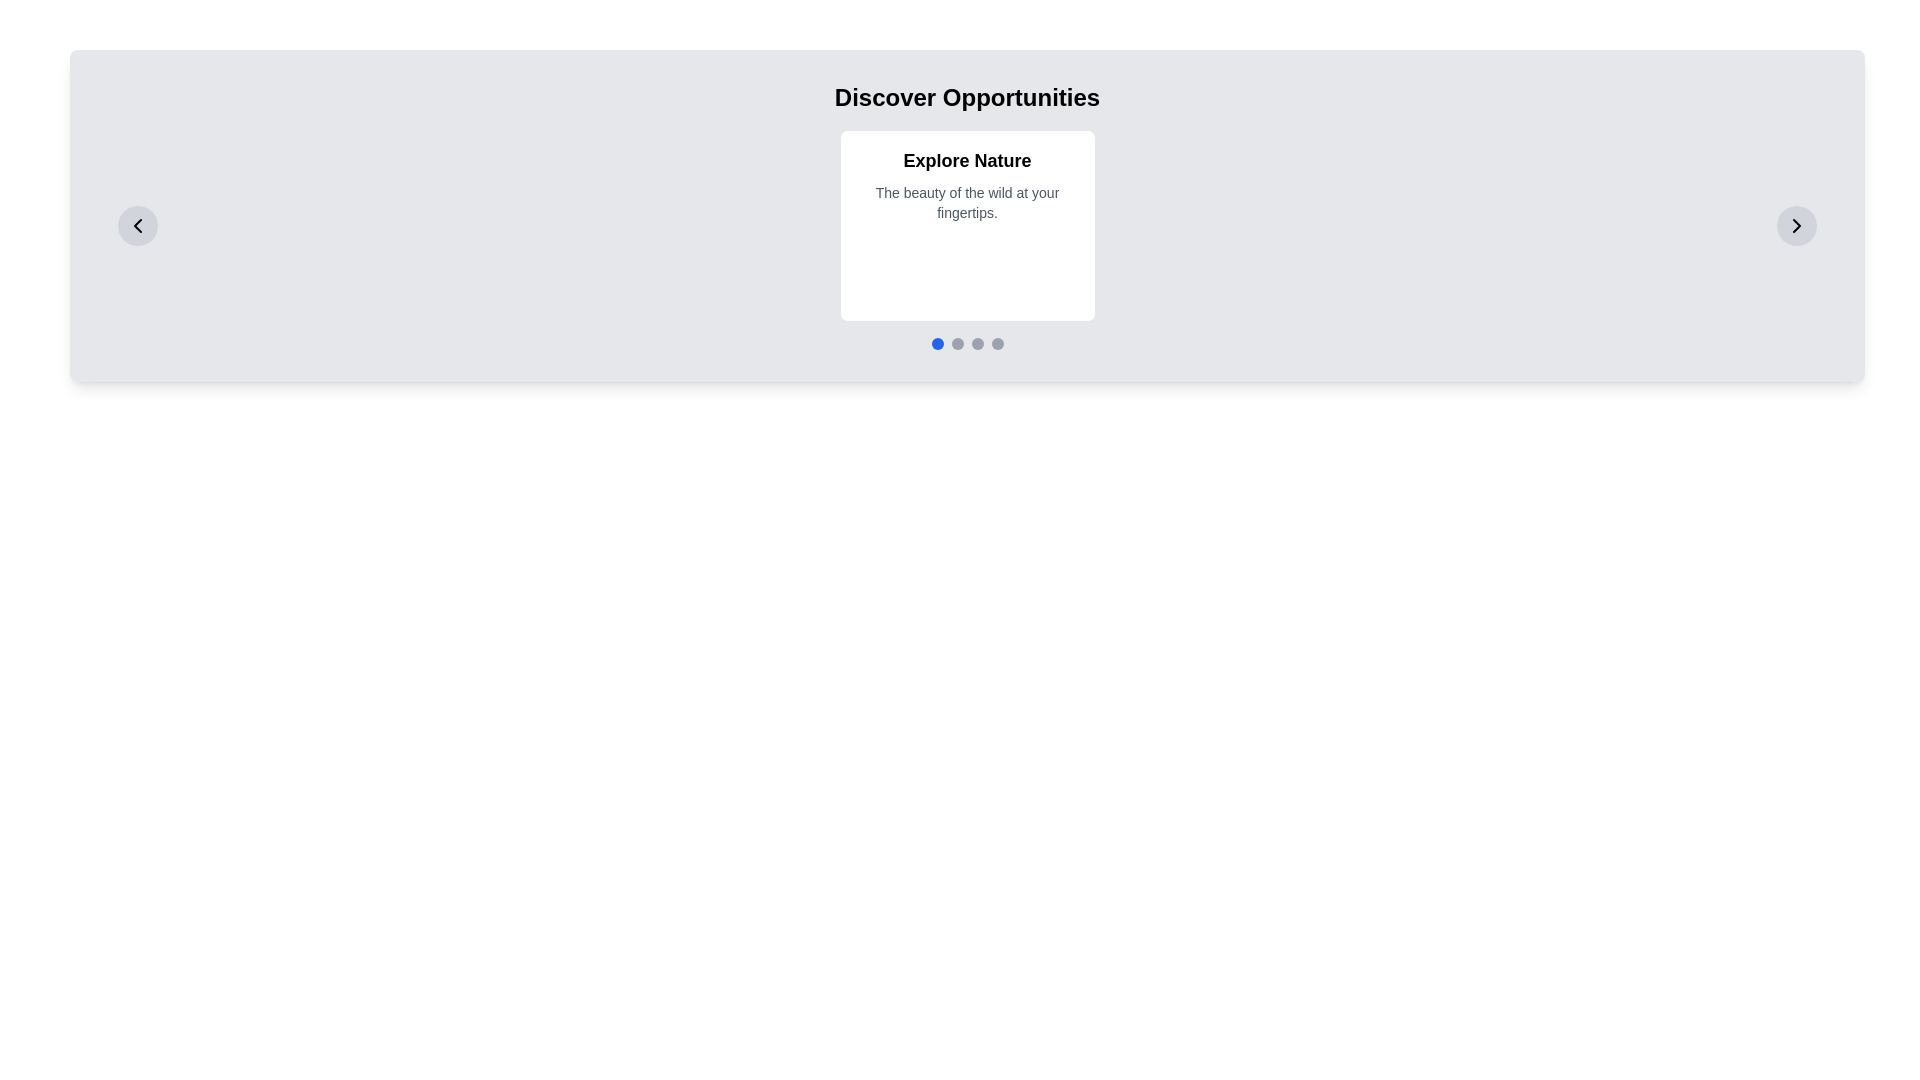 This screenshot has width=1920, height=1080. What do you see at coordinates (137, 225) in the screenshot?
I see `the circular button with a light gray background and a black left-pointing chevron` at bounding box center [137, 225].